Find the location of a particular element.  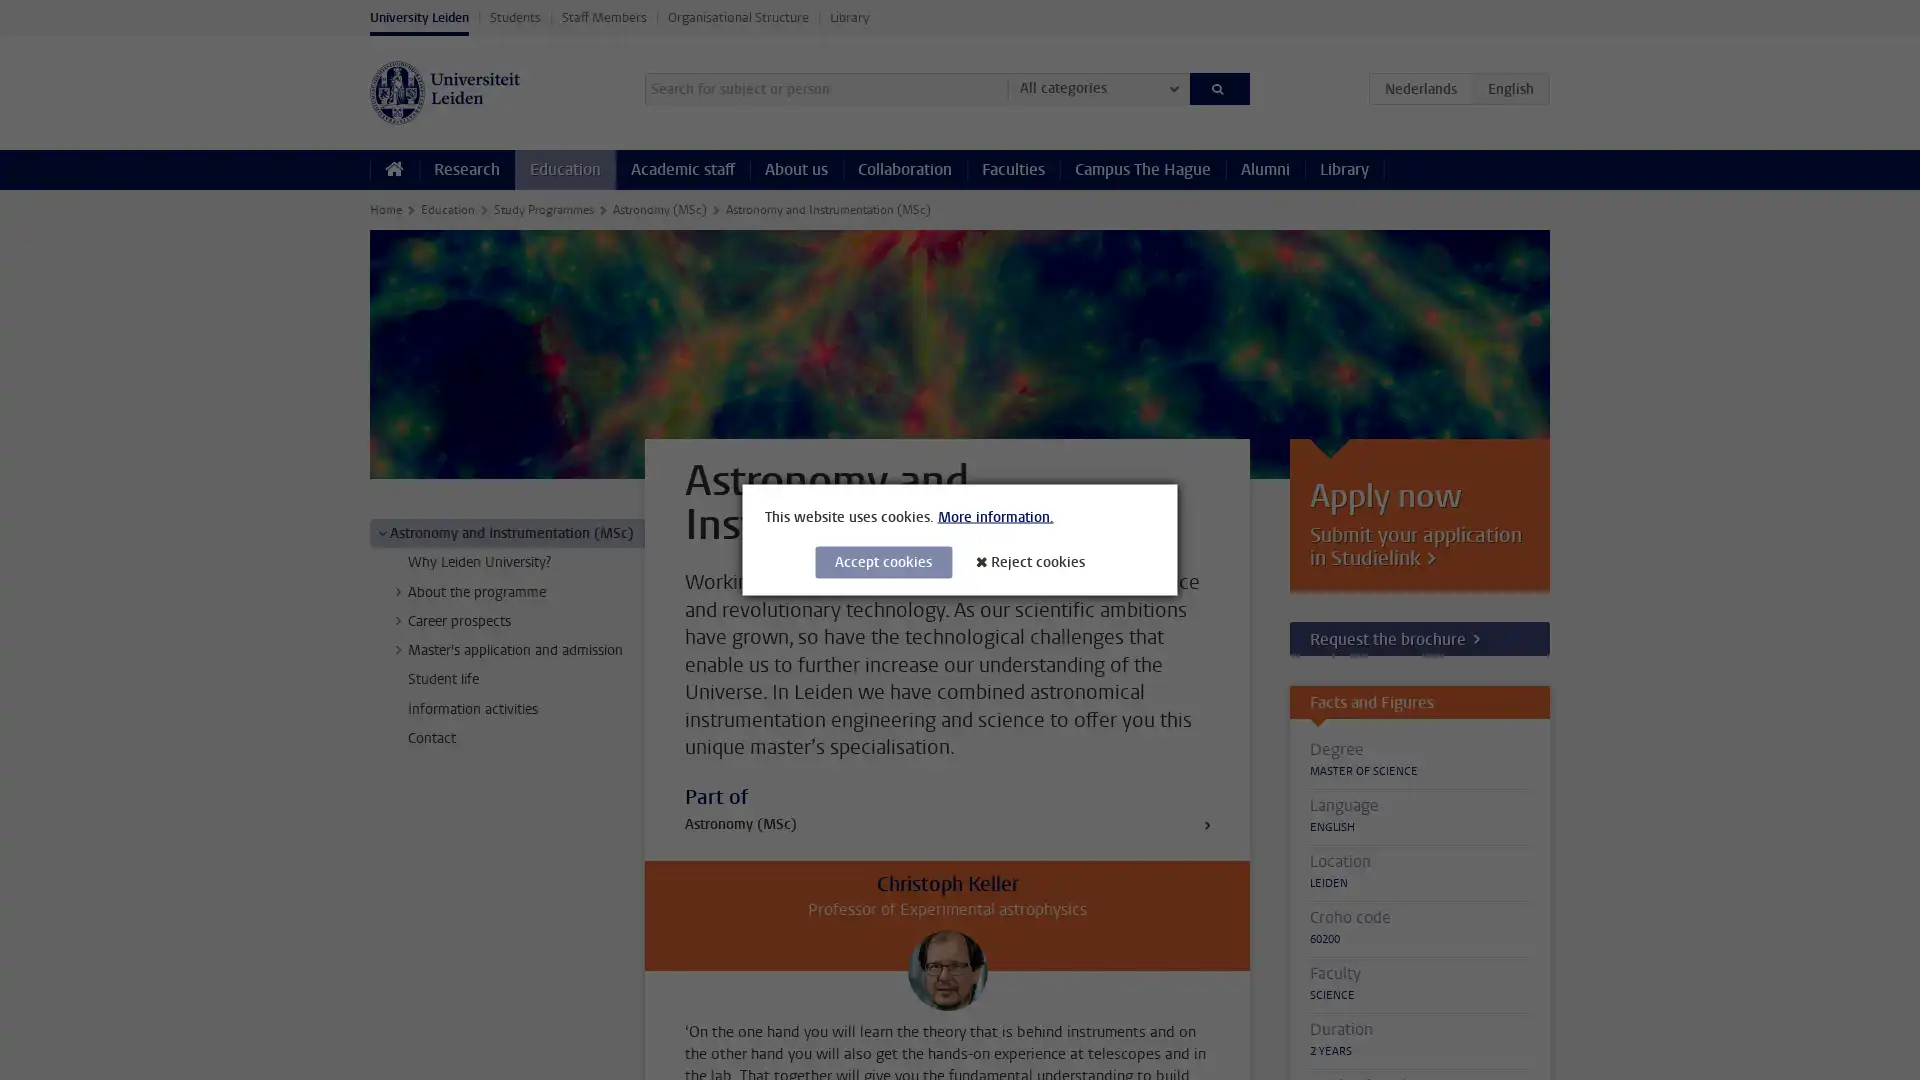

Accept cookies is located at coordinates (882, 562).